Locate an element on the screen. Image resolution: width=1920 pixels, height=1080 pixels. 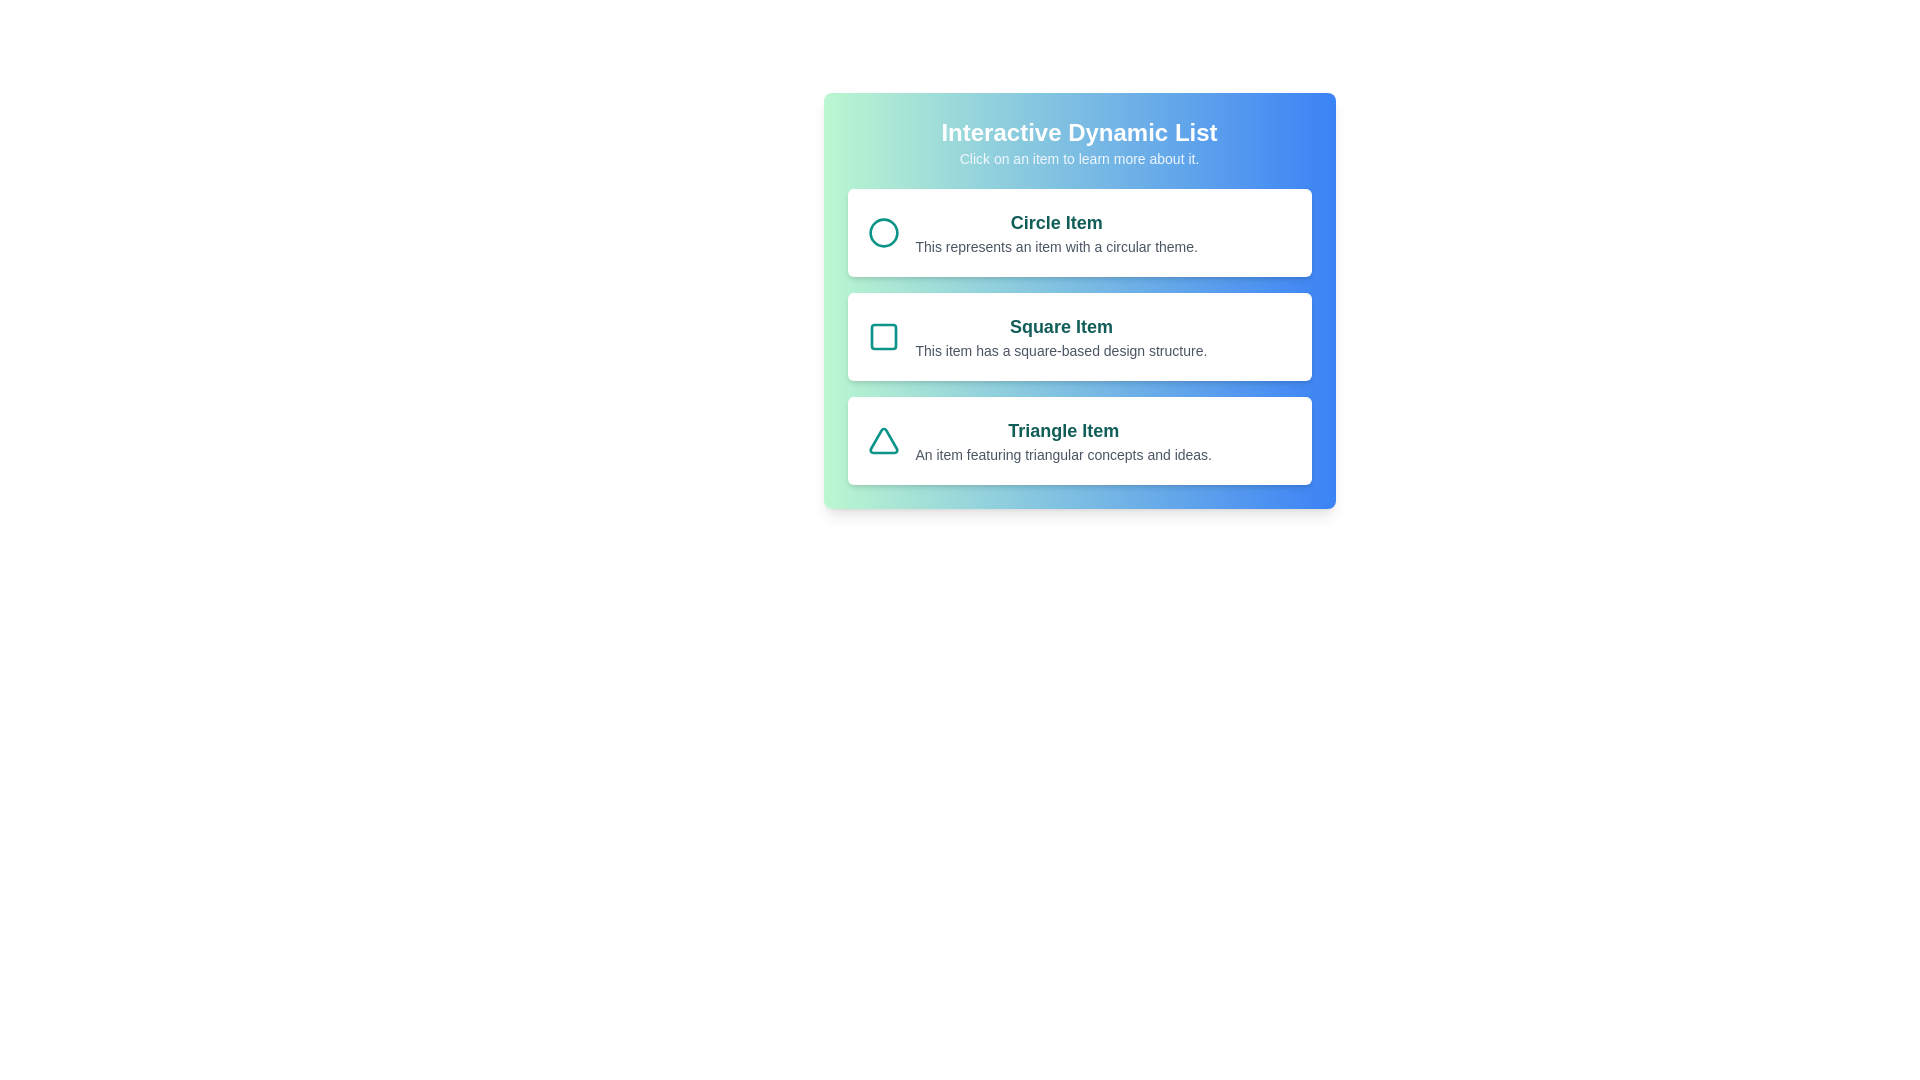
the icon of the Triangle item to focus on it is located at coordinates (882, 439).